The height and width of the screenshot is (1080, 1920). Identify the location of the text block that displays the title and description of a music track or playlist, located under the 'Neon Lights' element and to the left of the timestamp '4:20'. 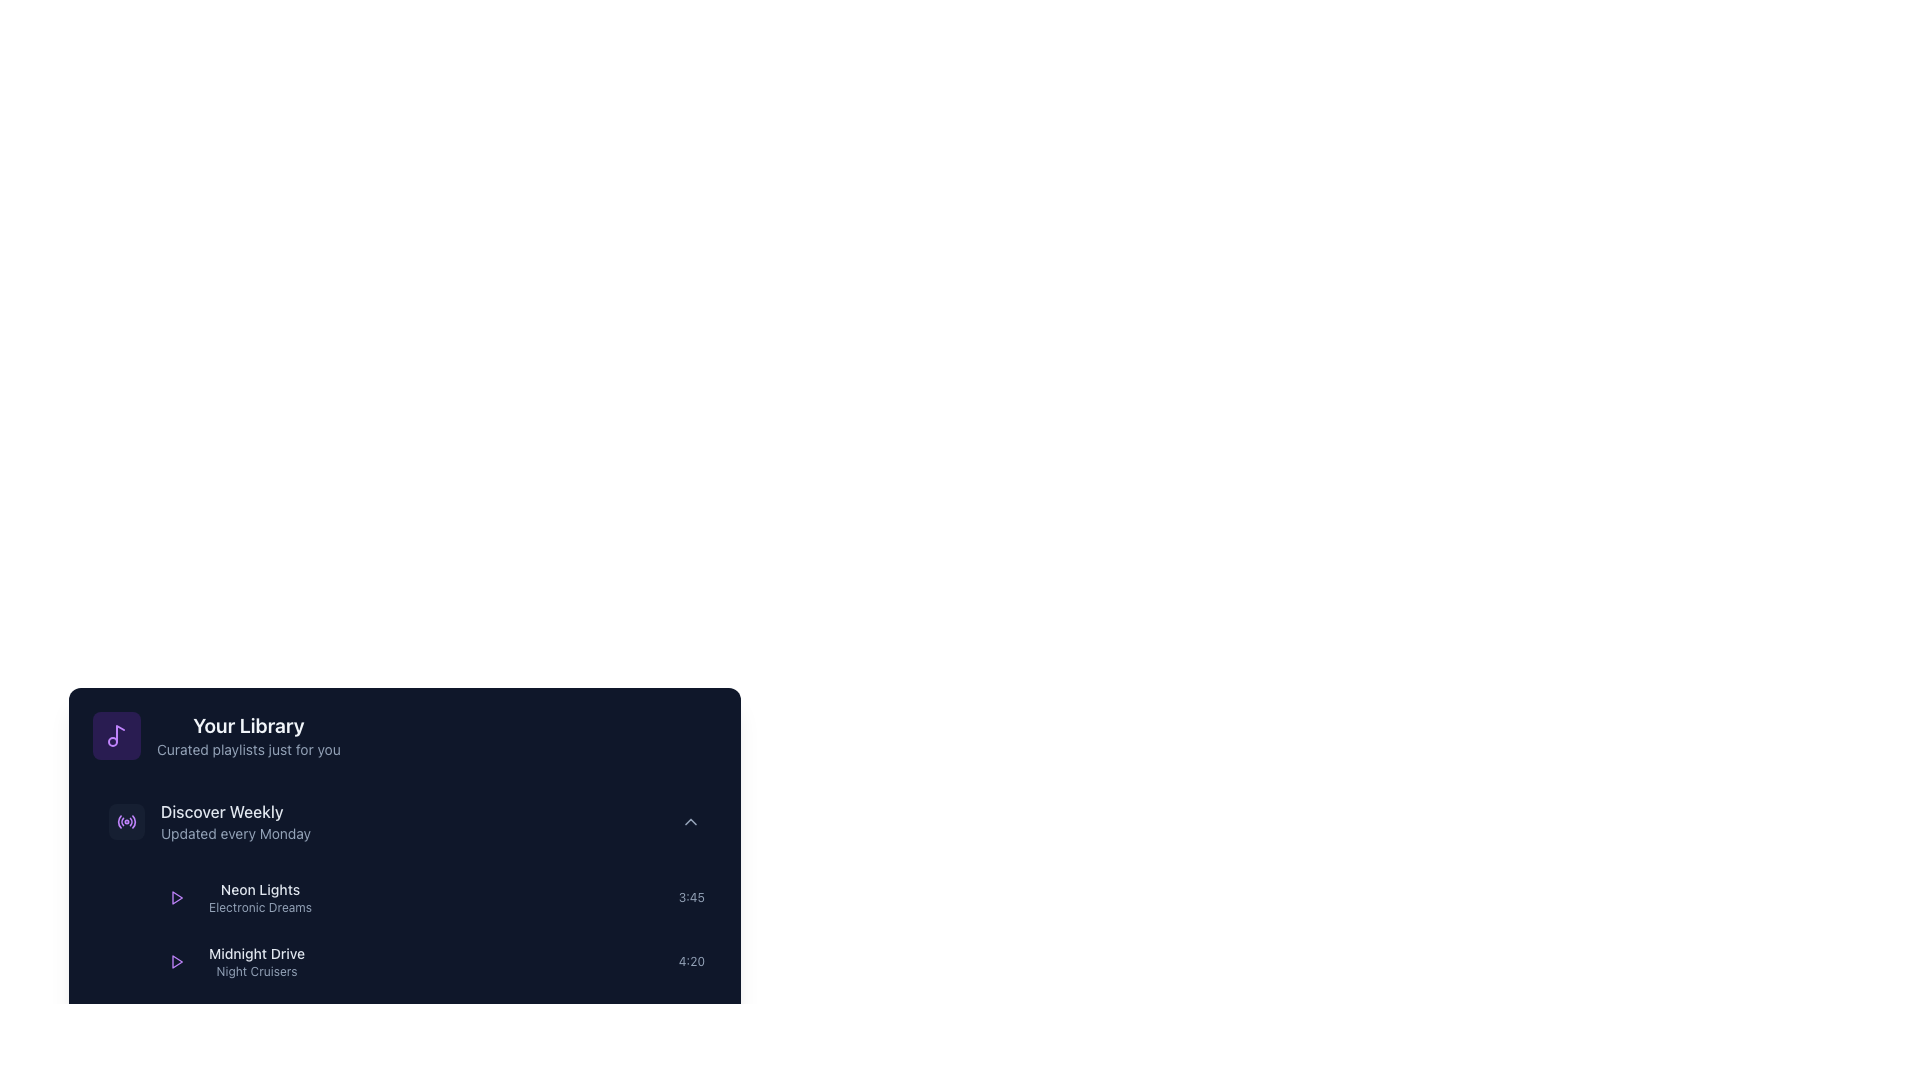
(233, 960).